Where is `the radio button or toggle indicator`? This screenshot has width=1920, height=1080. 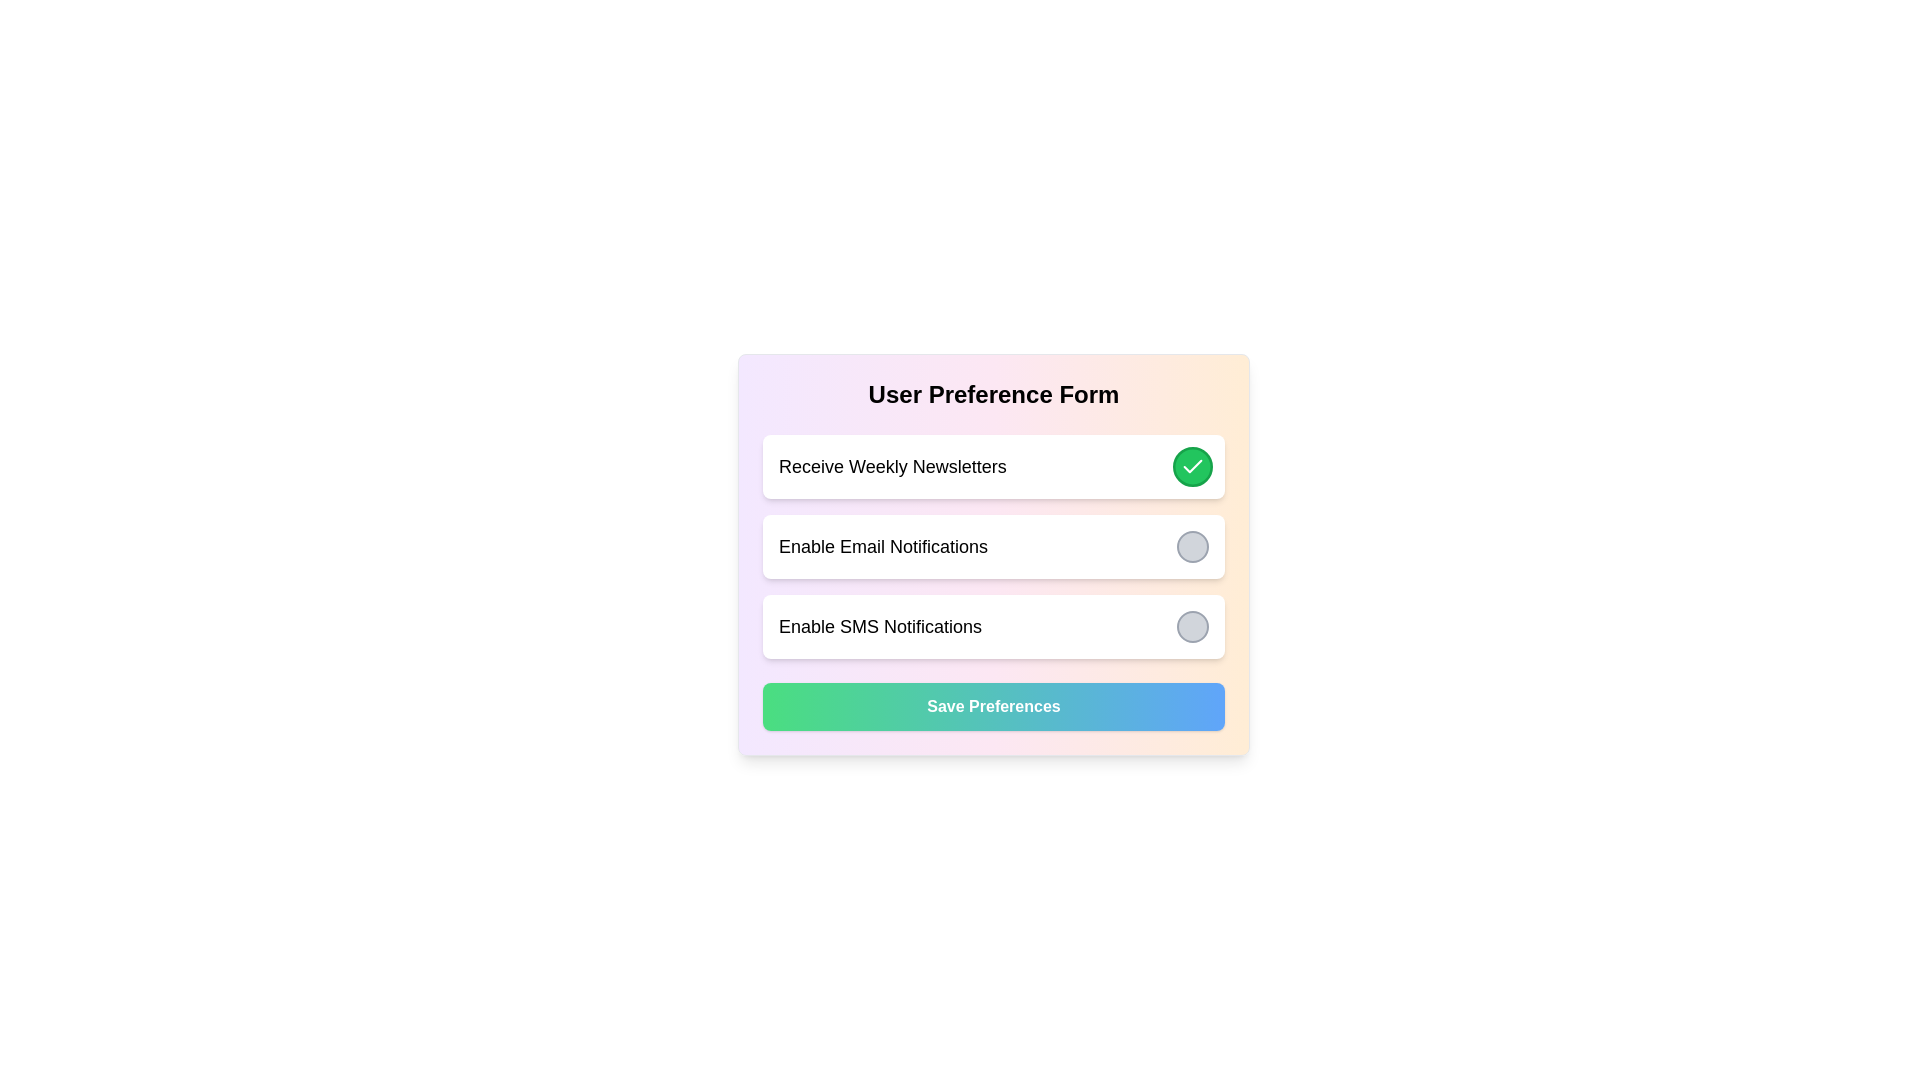 the radio button or toggle indicator is located at coordinates (1193, 547).